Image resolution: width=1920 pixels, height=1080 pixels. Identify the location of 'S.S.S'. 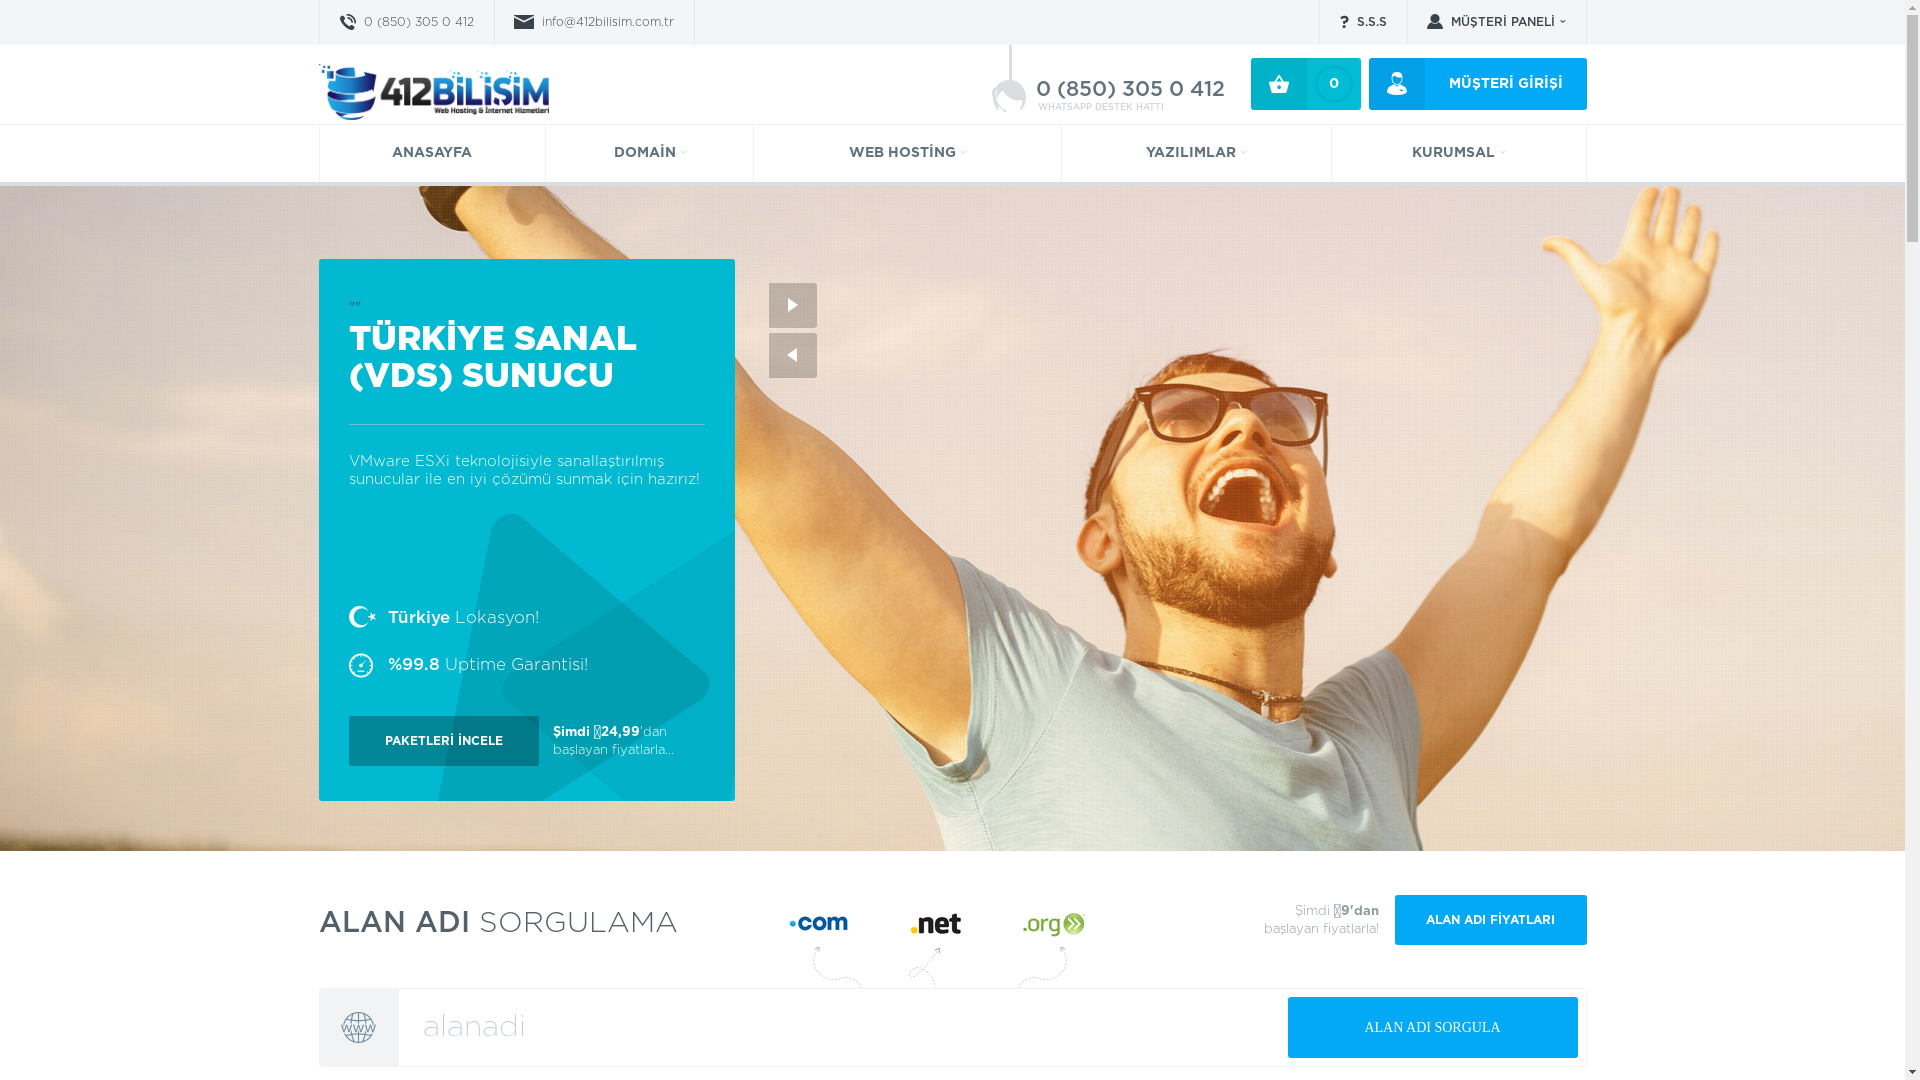
(1361, 22).